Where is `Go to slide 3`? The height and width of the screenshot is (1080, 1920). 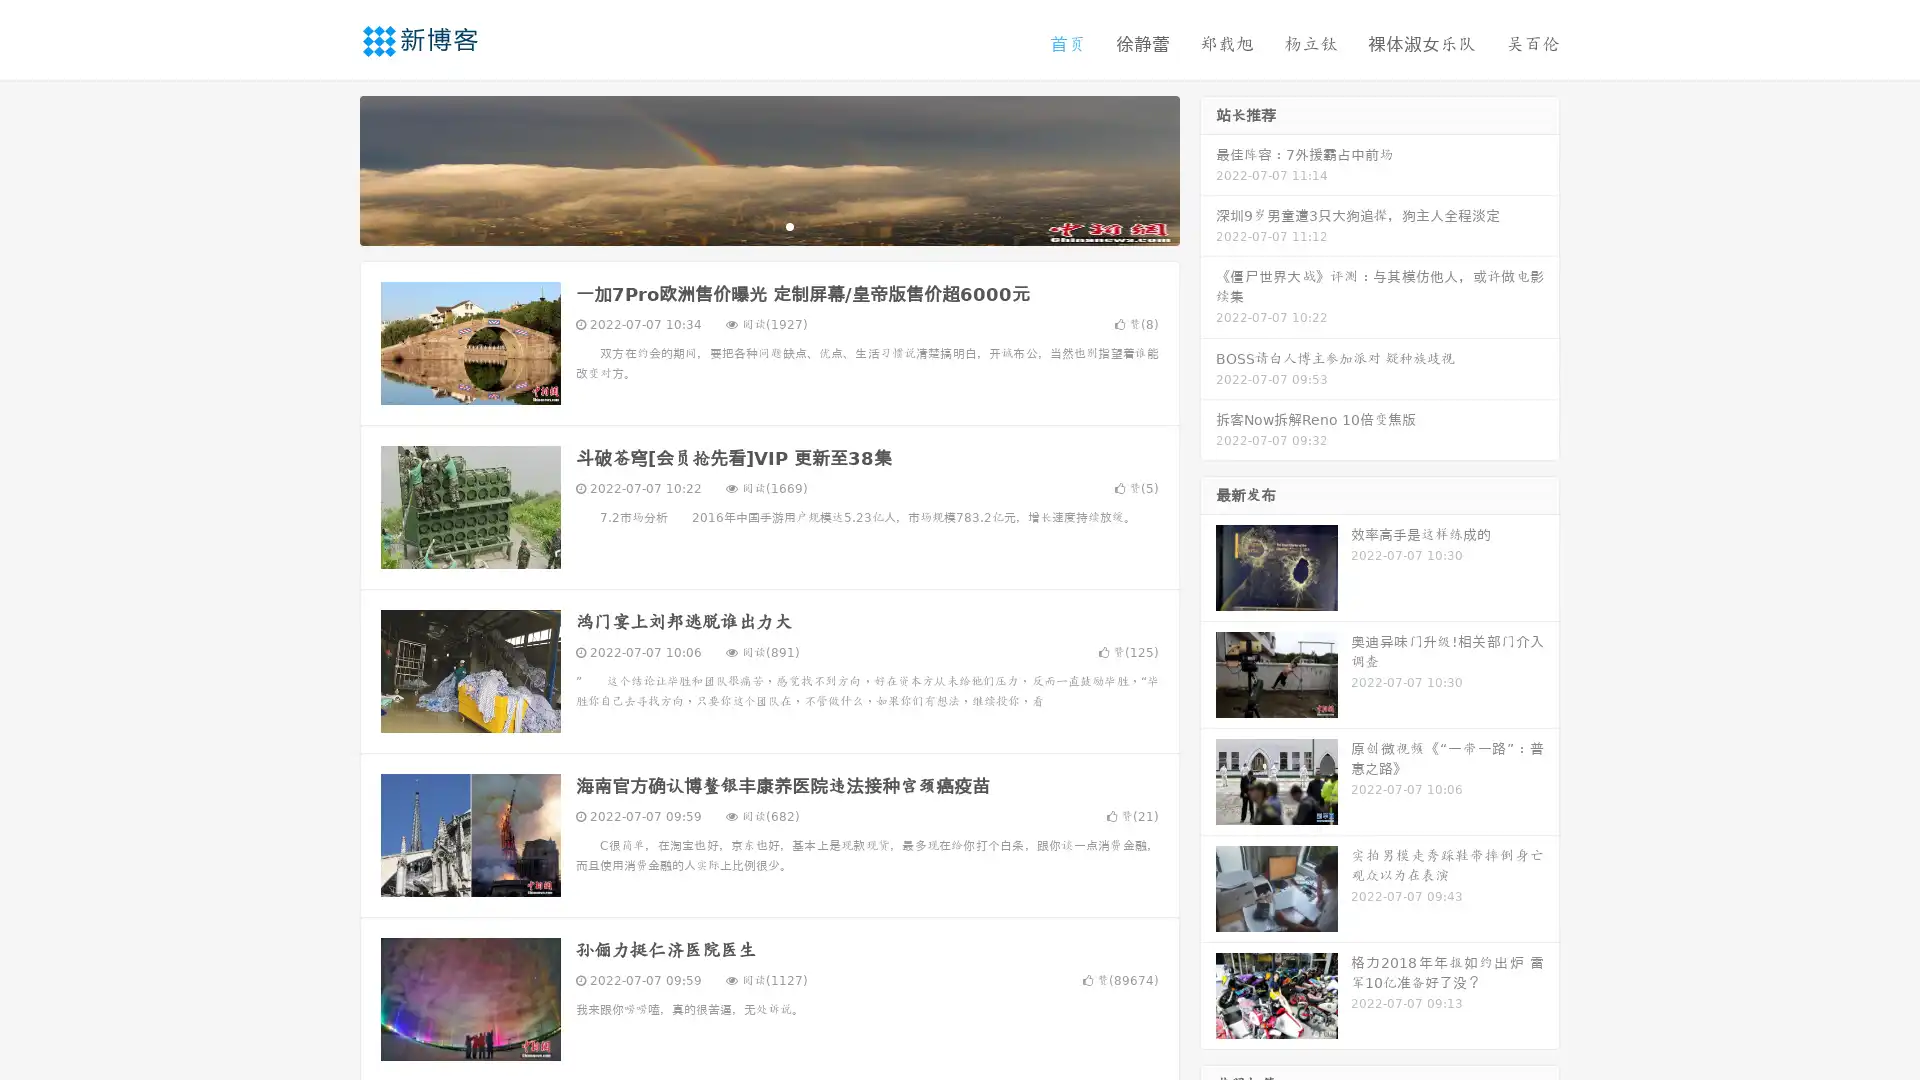
Go to slide 3 is located at coordinates (789, 225).